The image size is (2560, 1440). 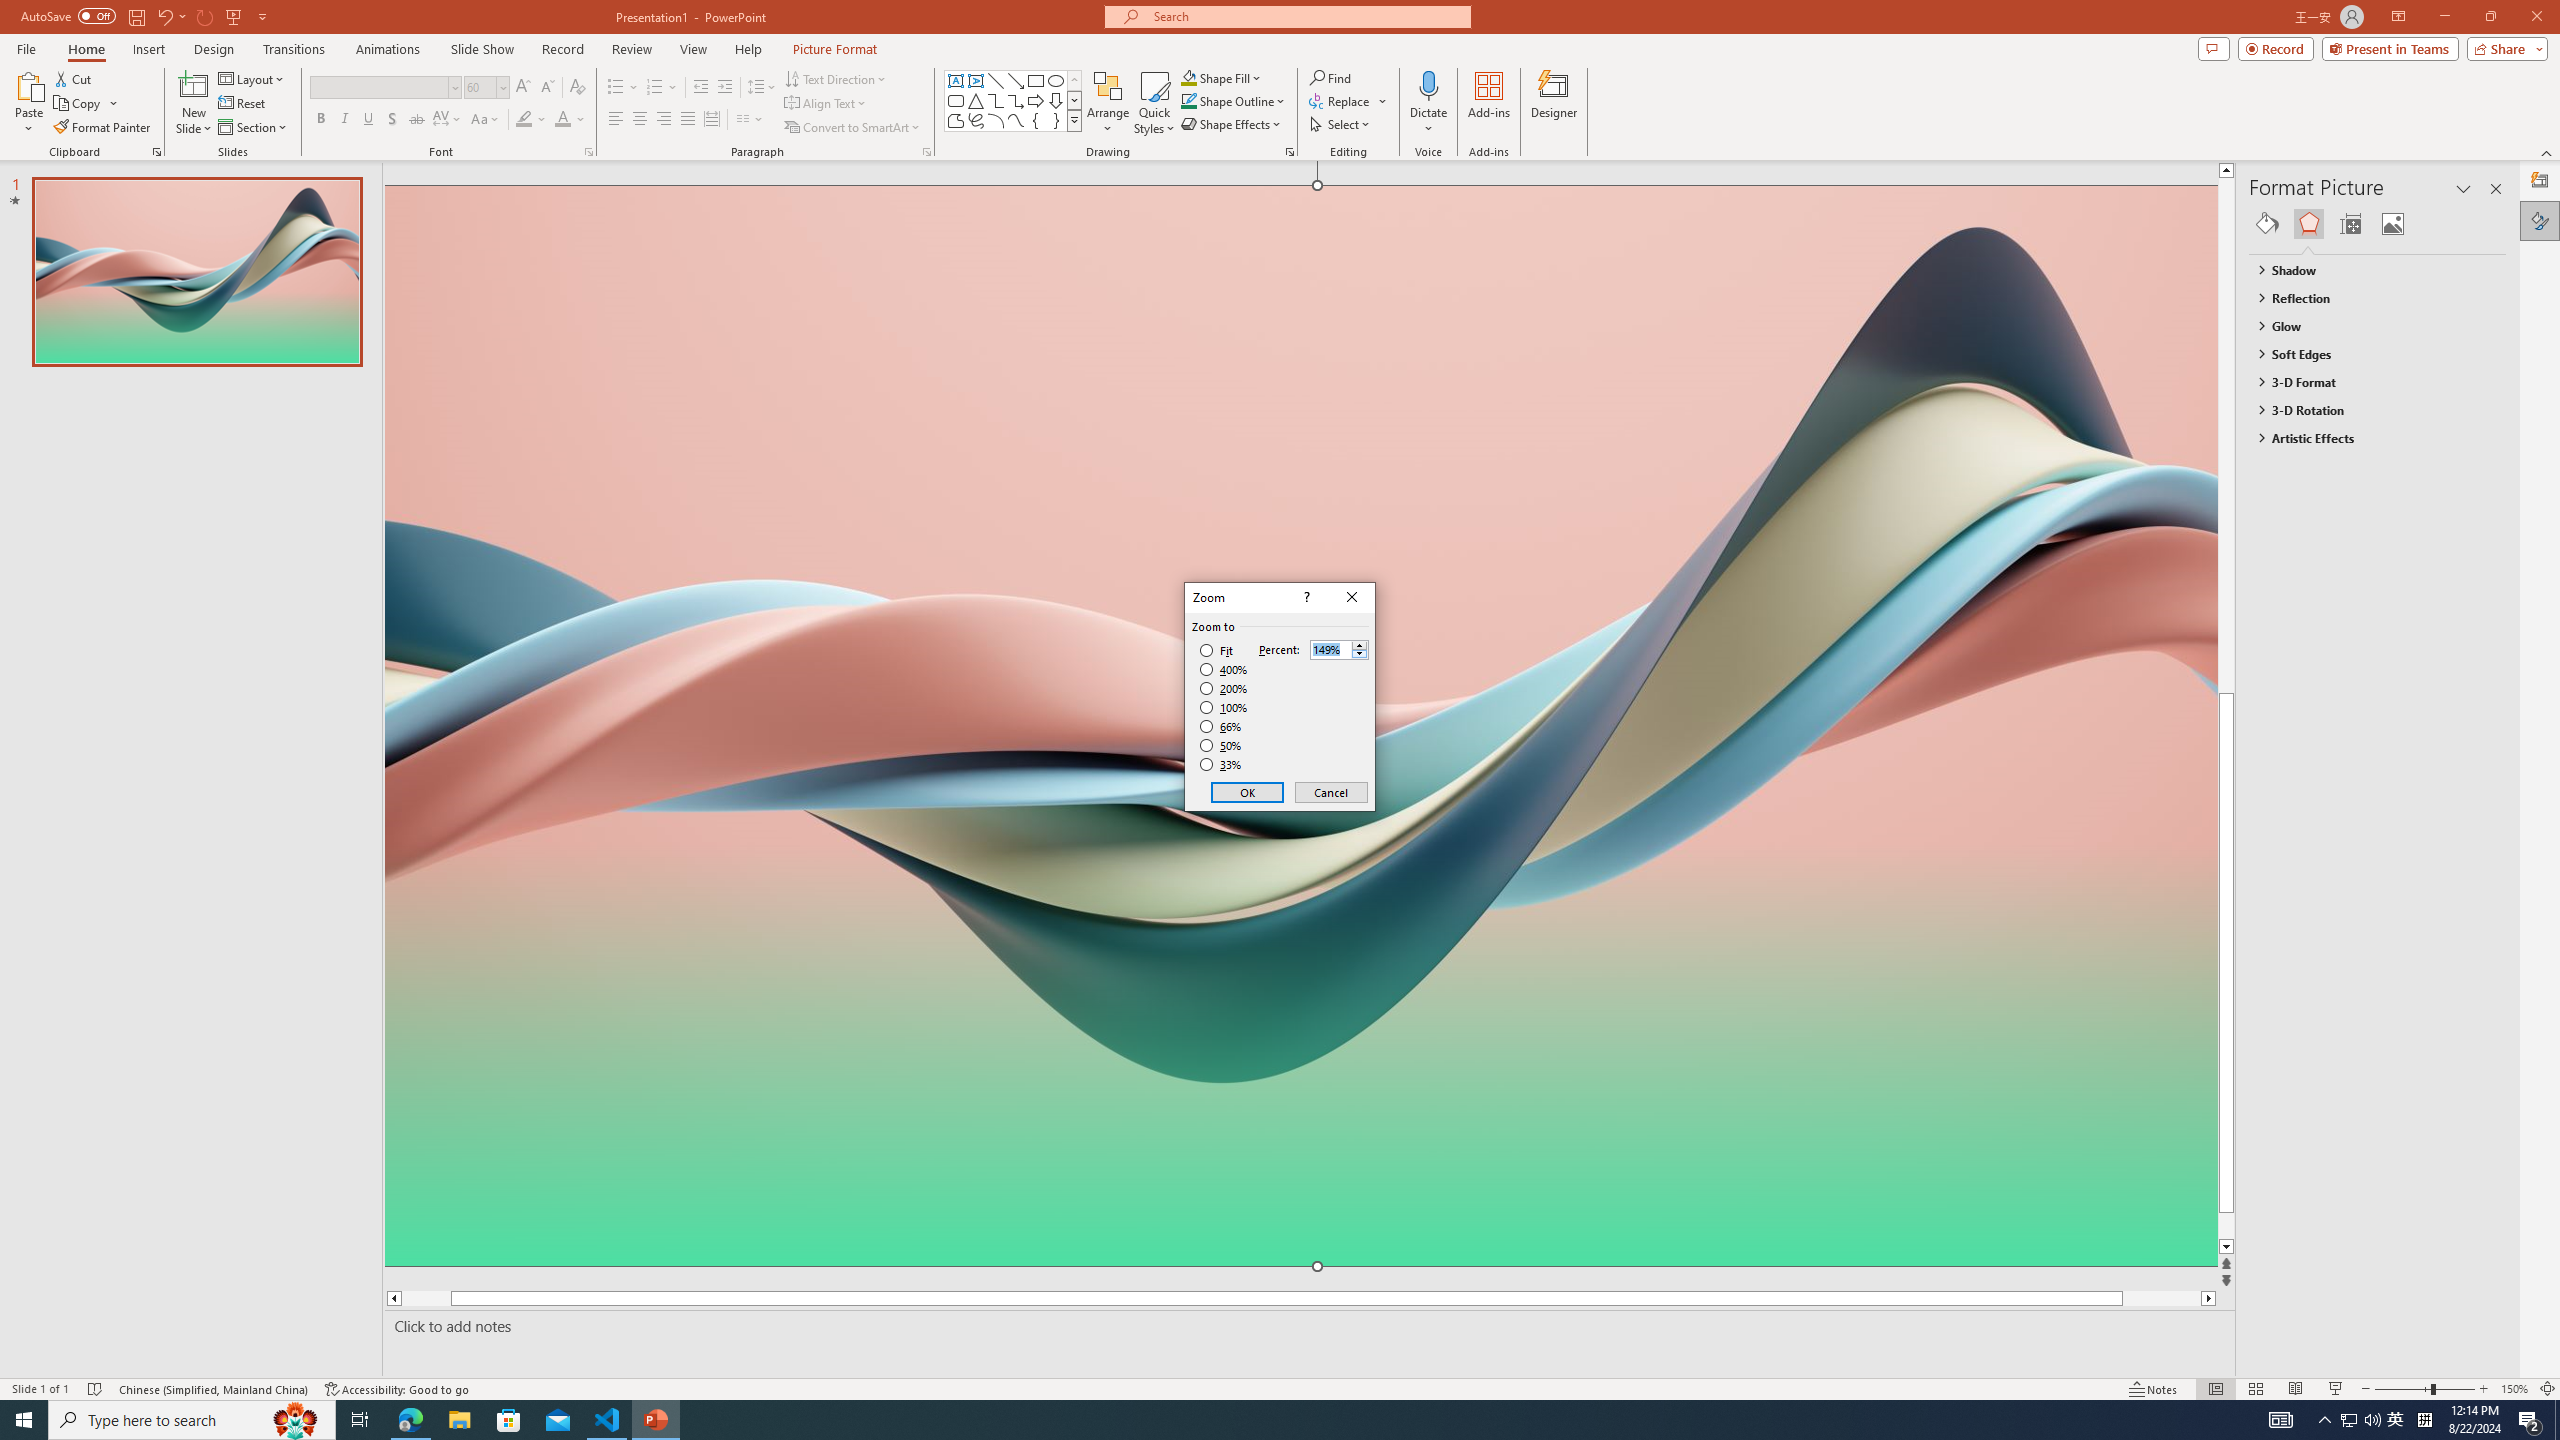 I want to click on 'Fill & Line', so click(x=2266, y=222).